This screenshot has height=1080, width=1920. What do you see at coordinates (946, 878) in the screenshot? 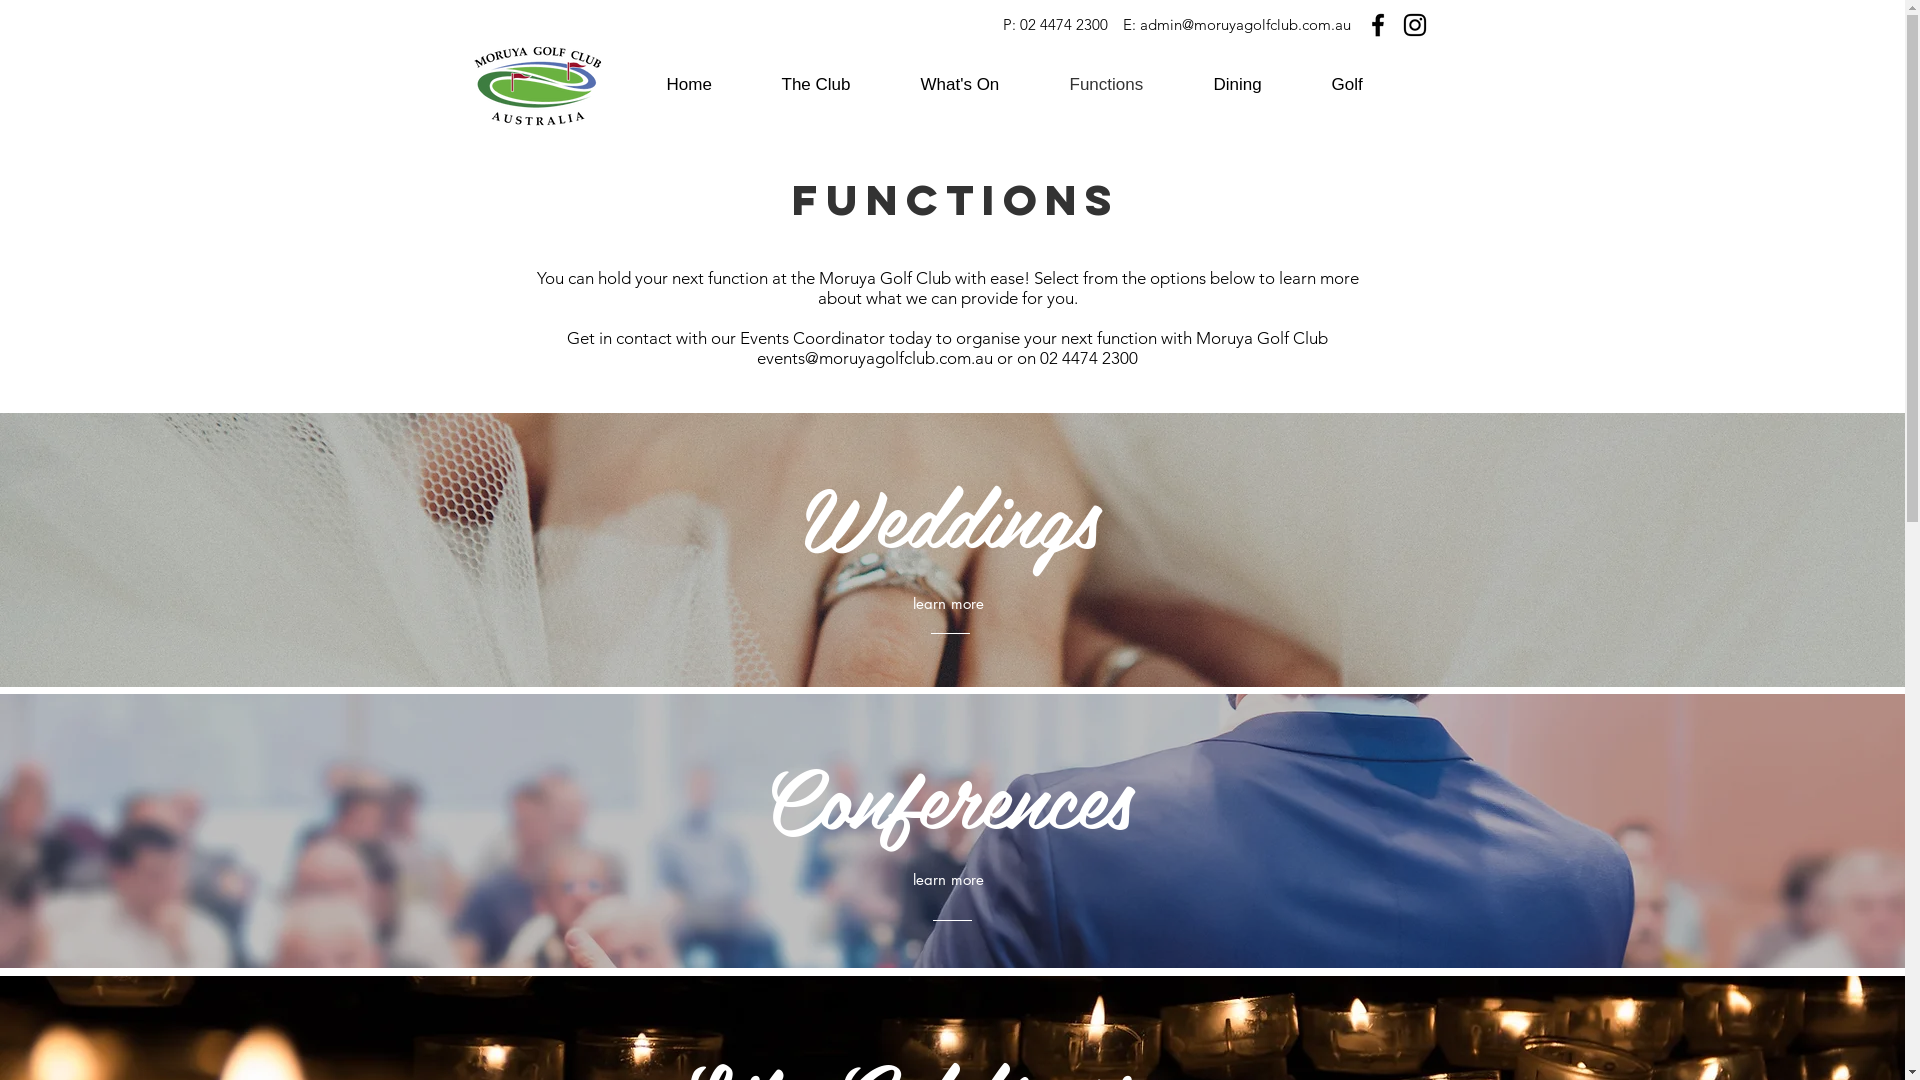
I see `'learn more'` at bounding box center [946, 878].